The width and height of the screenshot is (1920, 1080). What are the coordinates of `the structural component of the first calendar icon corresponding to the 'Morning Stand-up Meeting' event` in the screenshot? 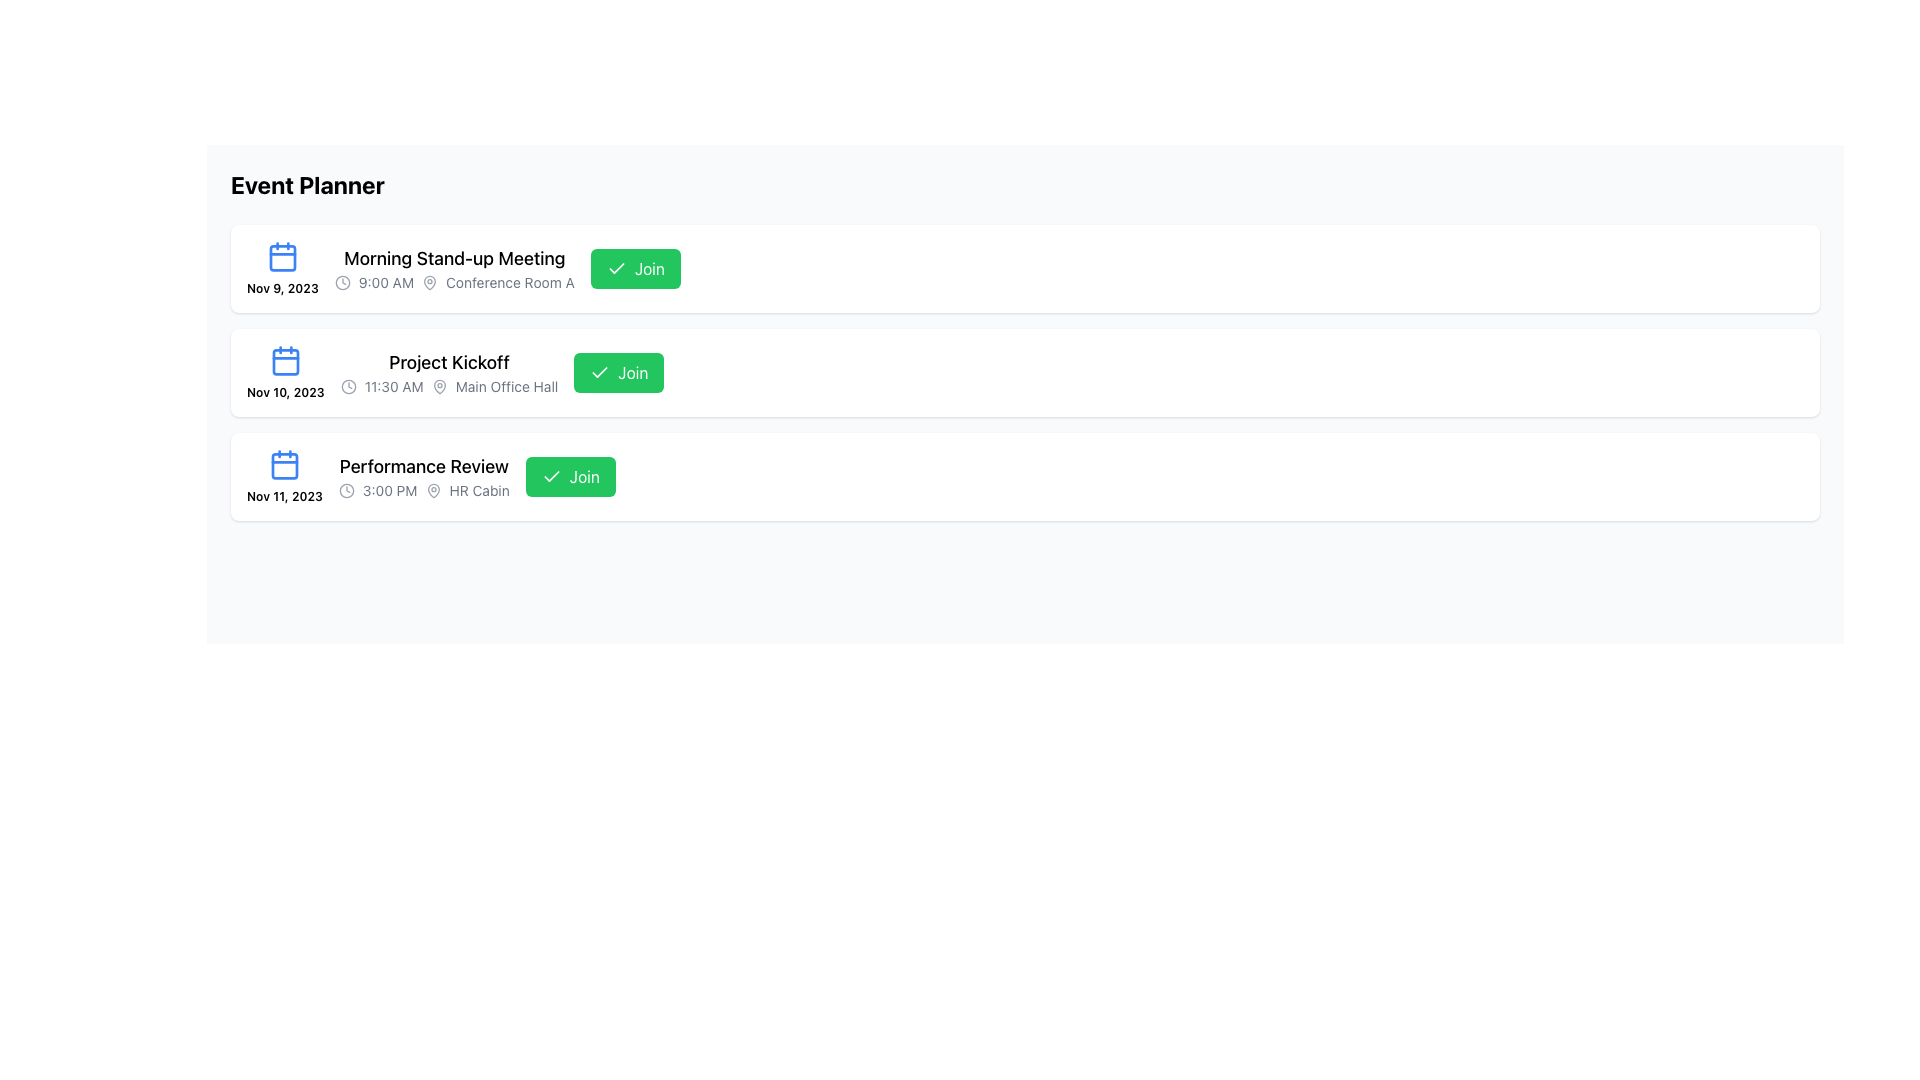 It's located at (281, 257).